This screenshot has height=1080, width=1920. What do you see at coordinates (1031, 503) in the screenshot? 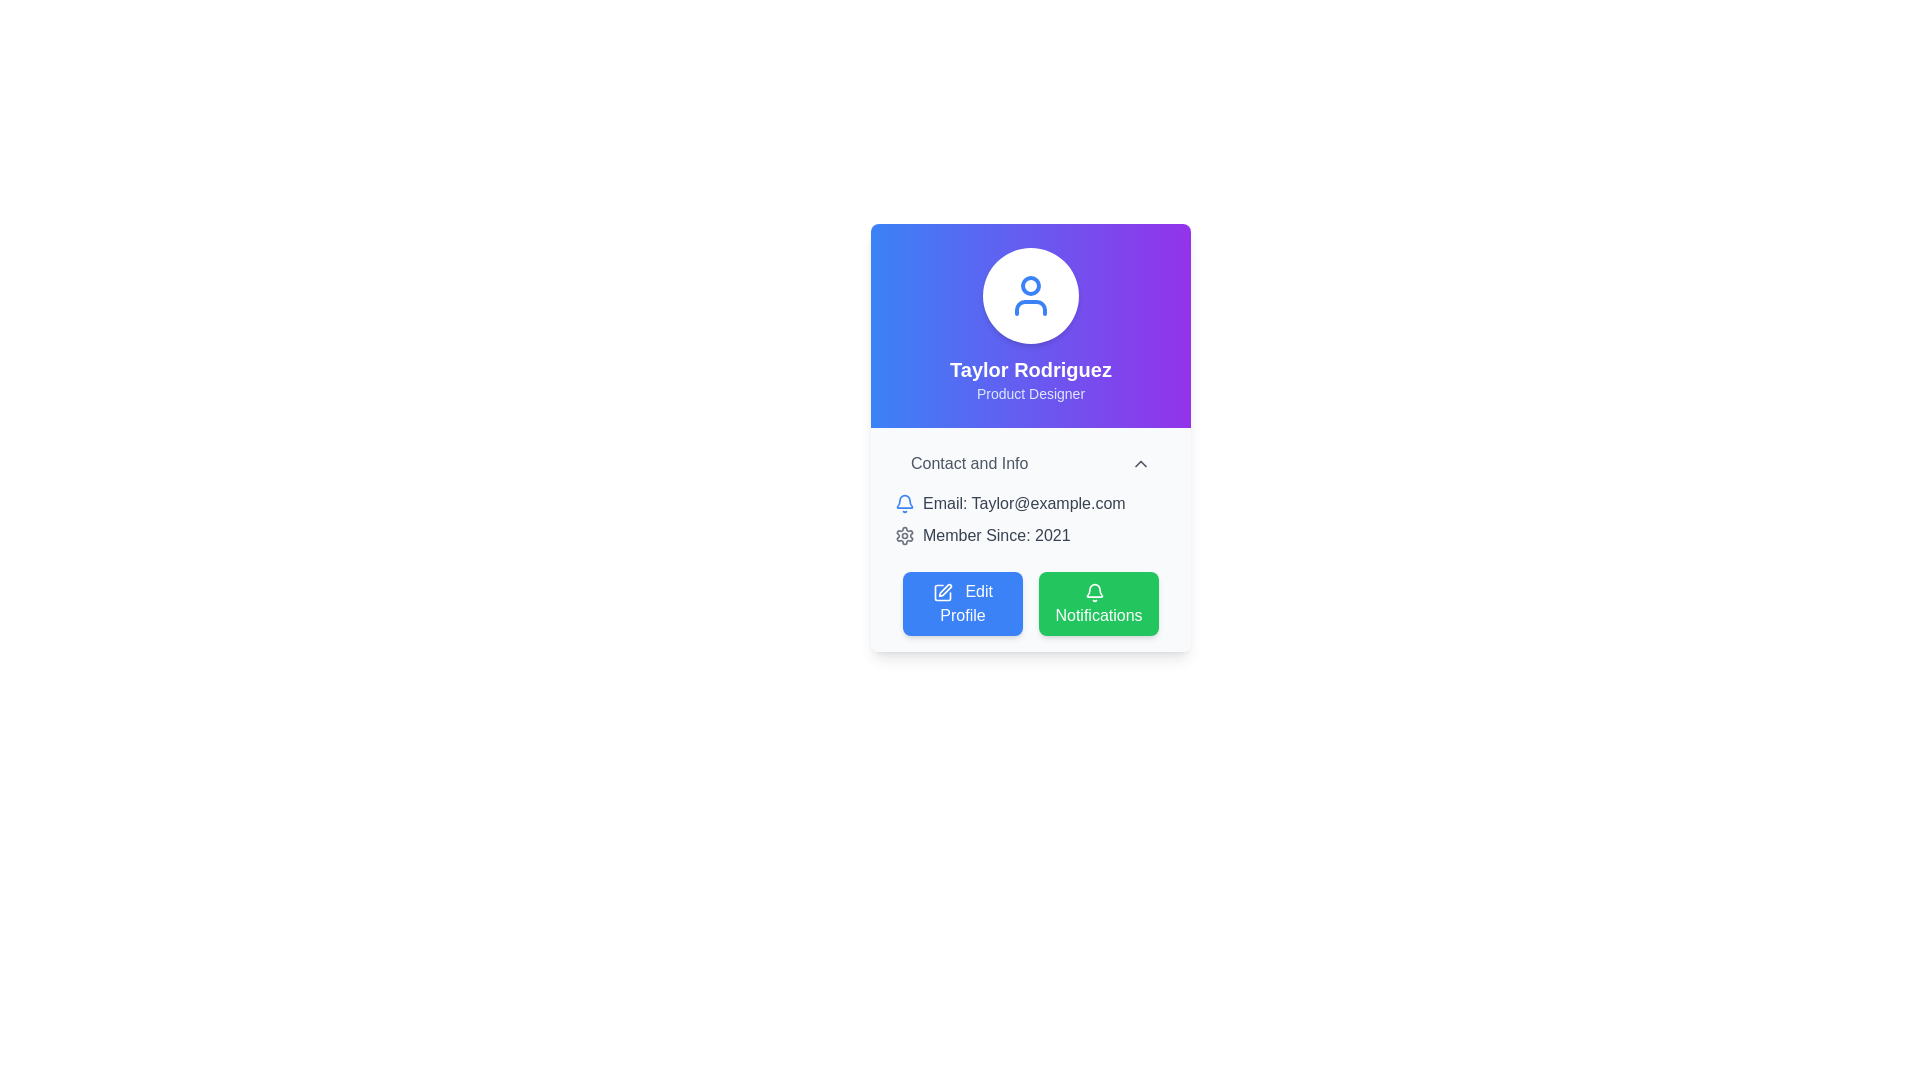
I see `the email text display showing 'Email: Taylor@example.com' to copy it` at bounding box center [1031, 503].